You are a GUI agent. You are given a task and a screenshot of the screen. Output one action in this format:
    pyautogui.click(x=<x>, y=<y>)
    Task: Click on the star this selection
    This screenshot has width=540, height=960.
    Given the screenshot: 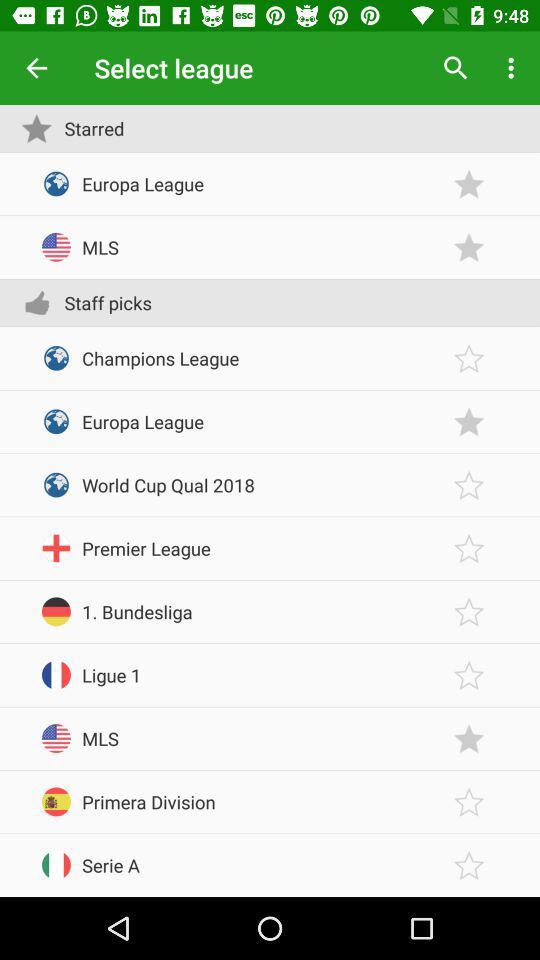 What is the action you would take?
    pyautogui.click(x=469, y=737)
    